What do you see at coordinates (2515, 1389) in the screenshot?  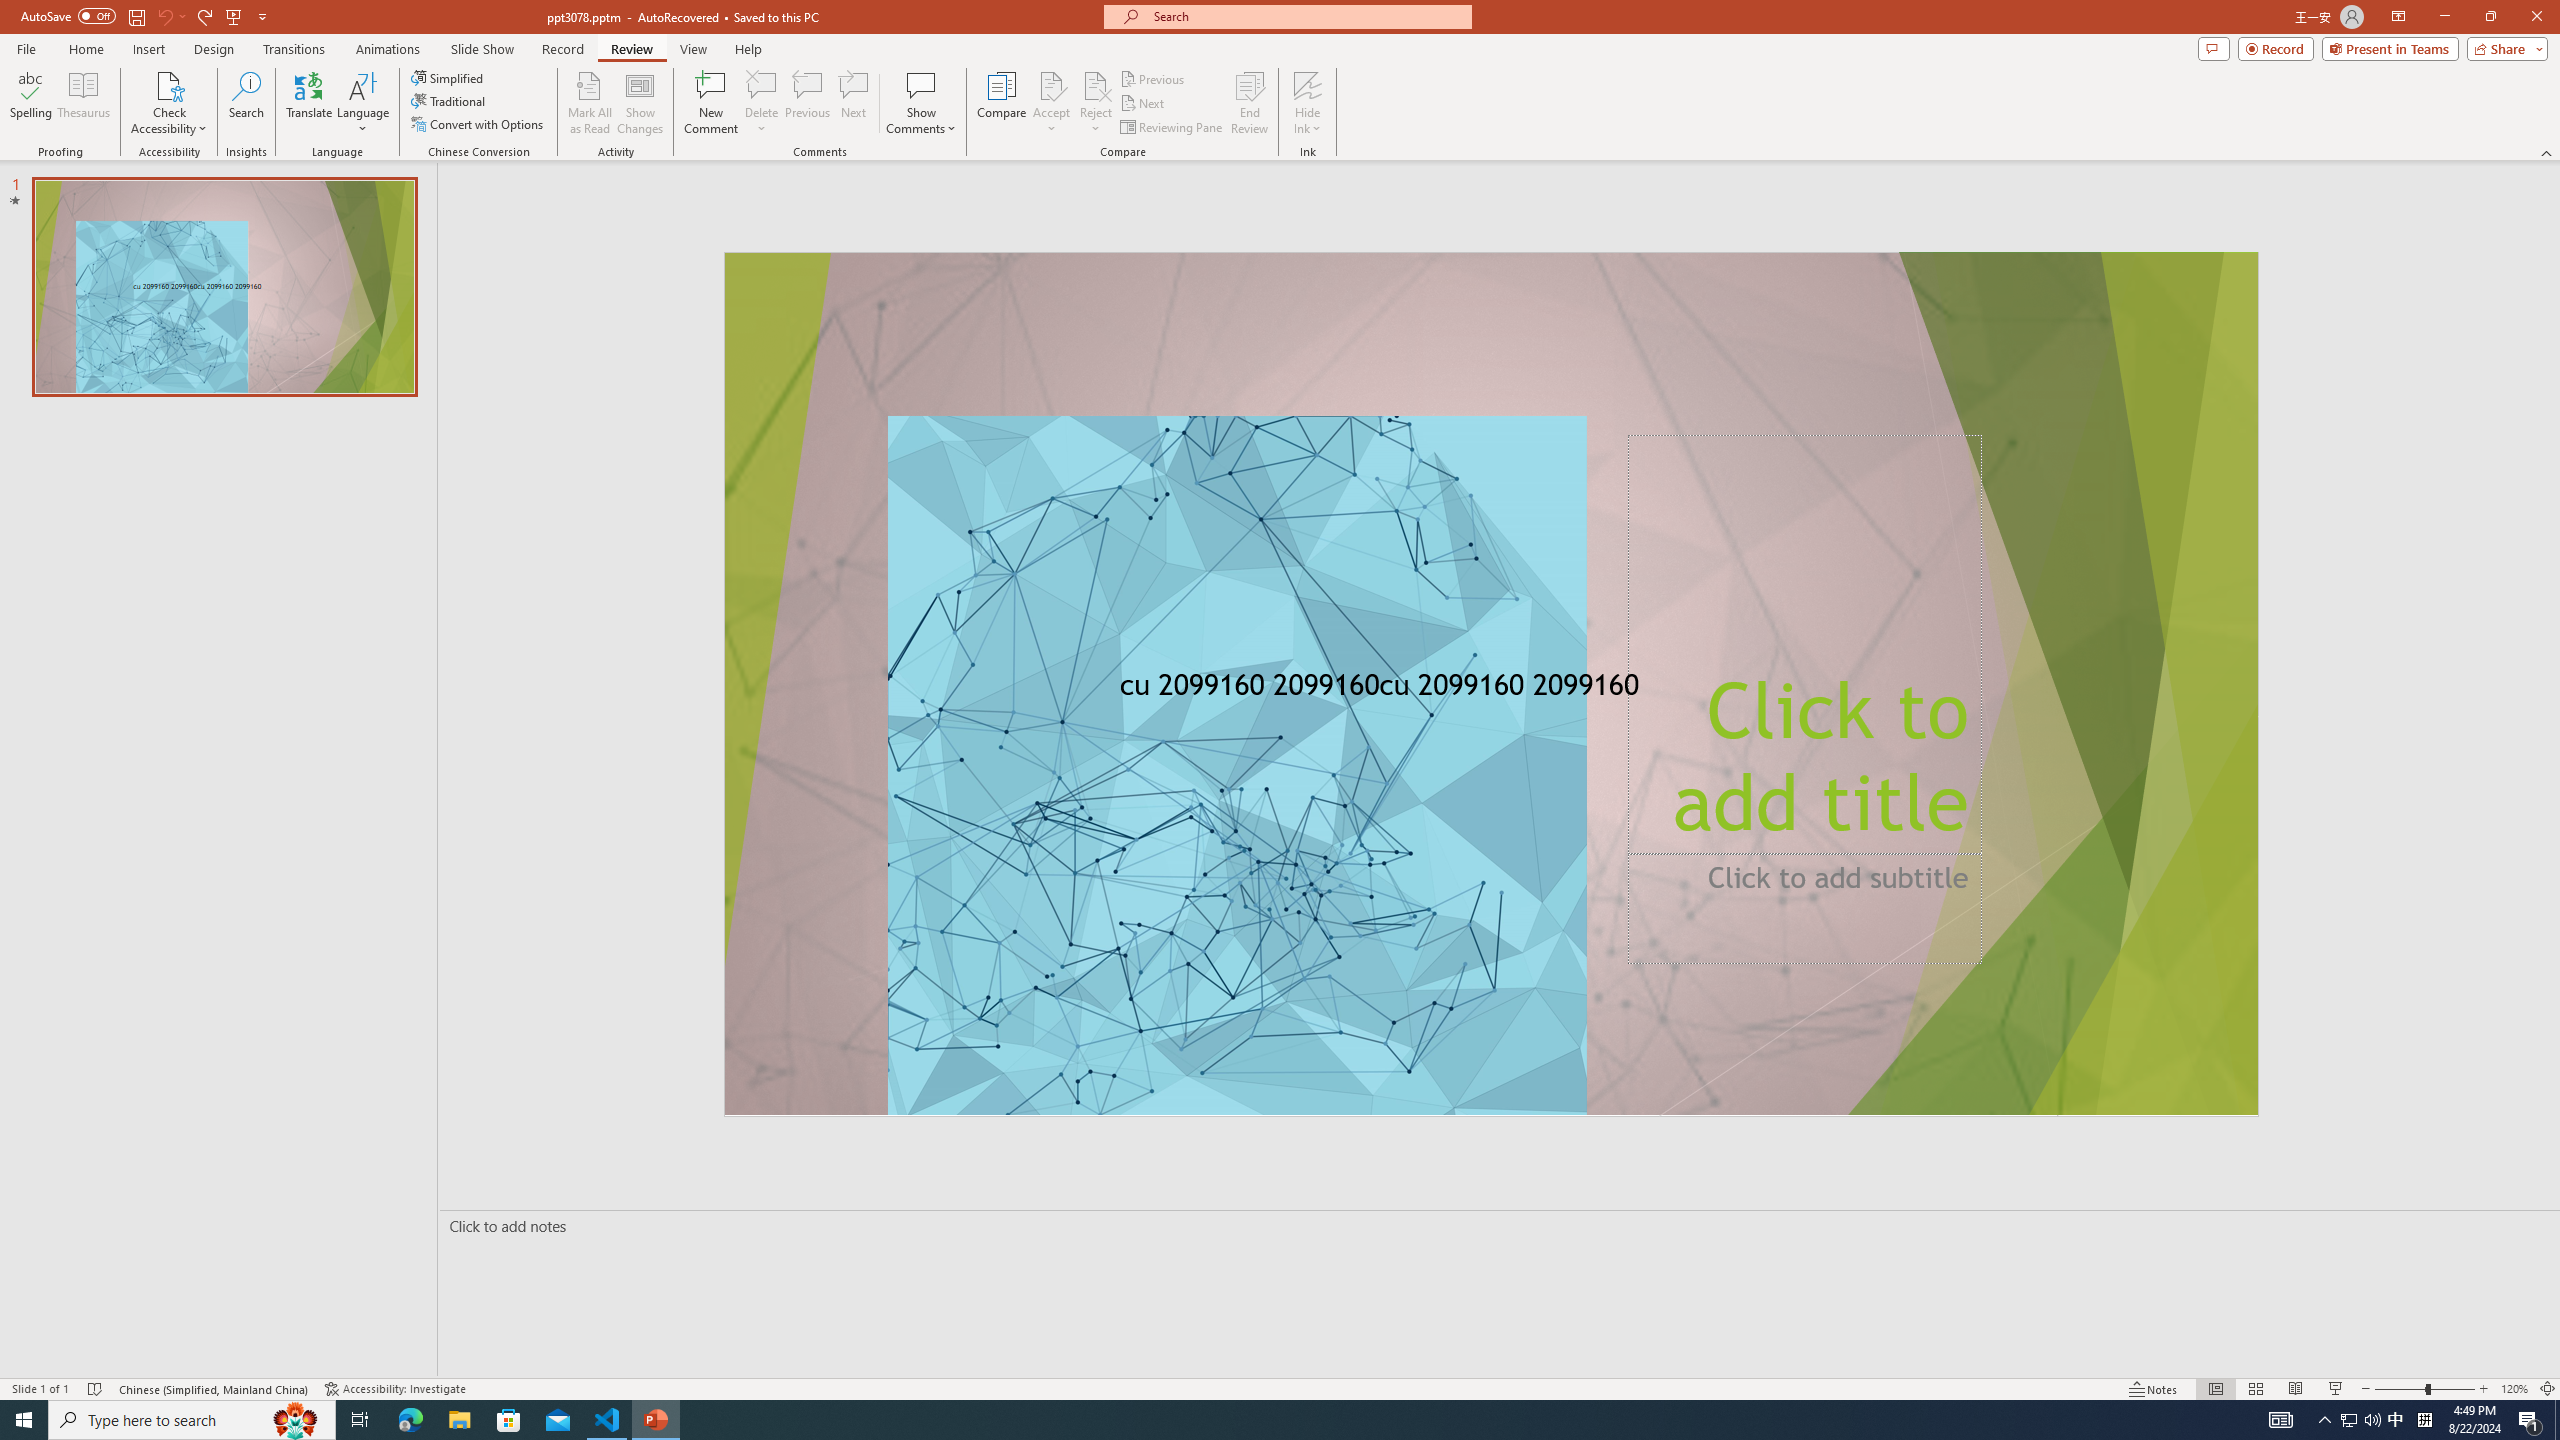 I see `'Zoom 120%'` at bounding box center [2515, 1389].